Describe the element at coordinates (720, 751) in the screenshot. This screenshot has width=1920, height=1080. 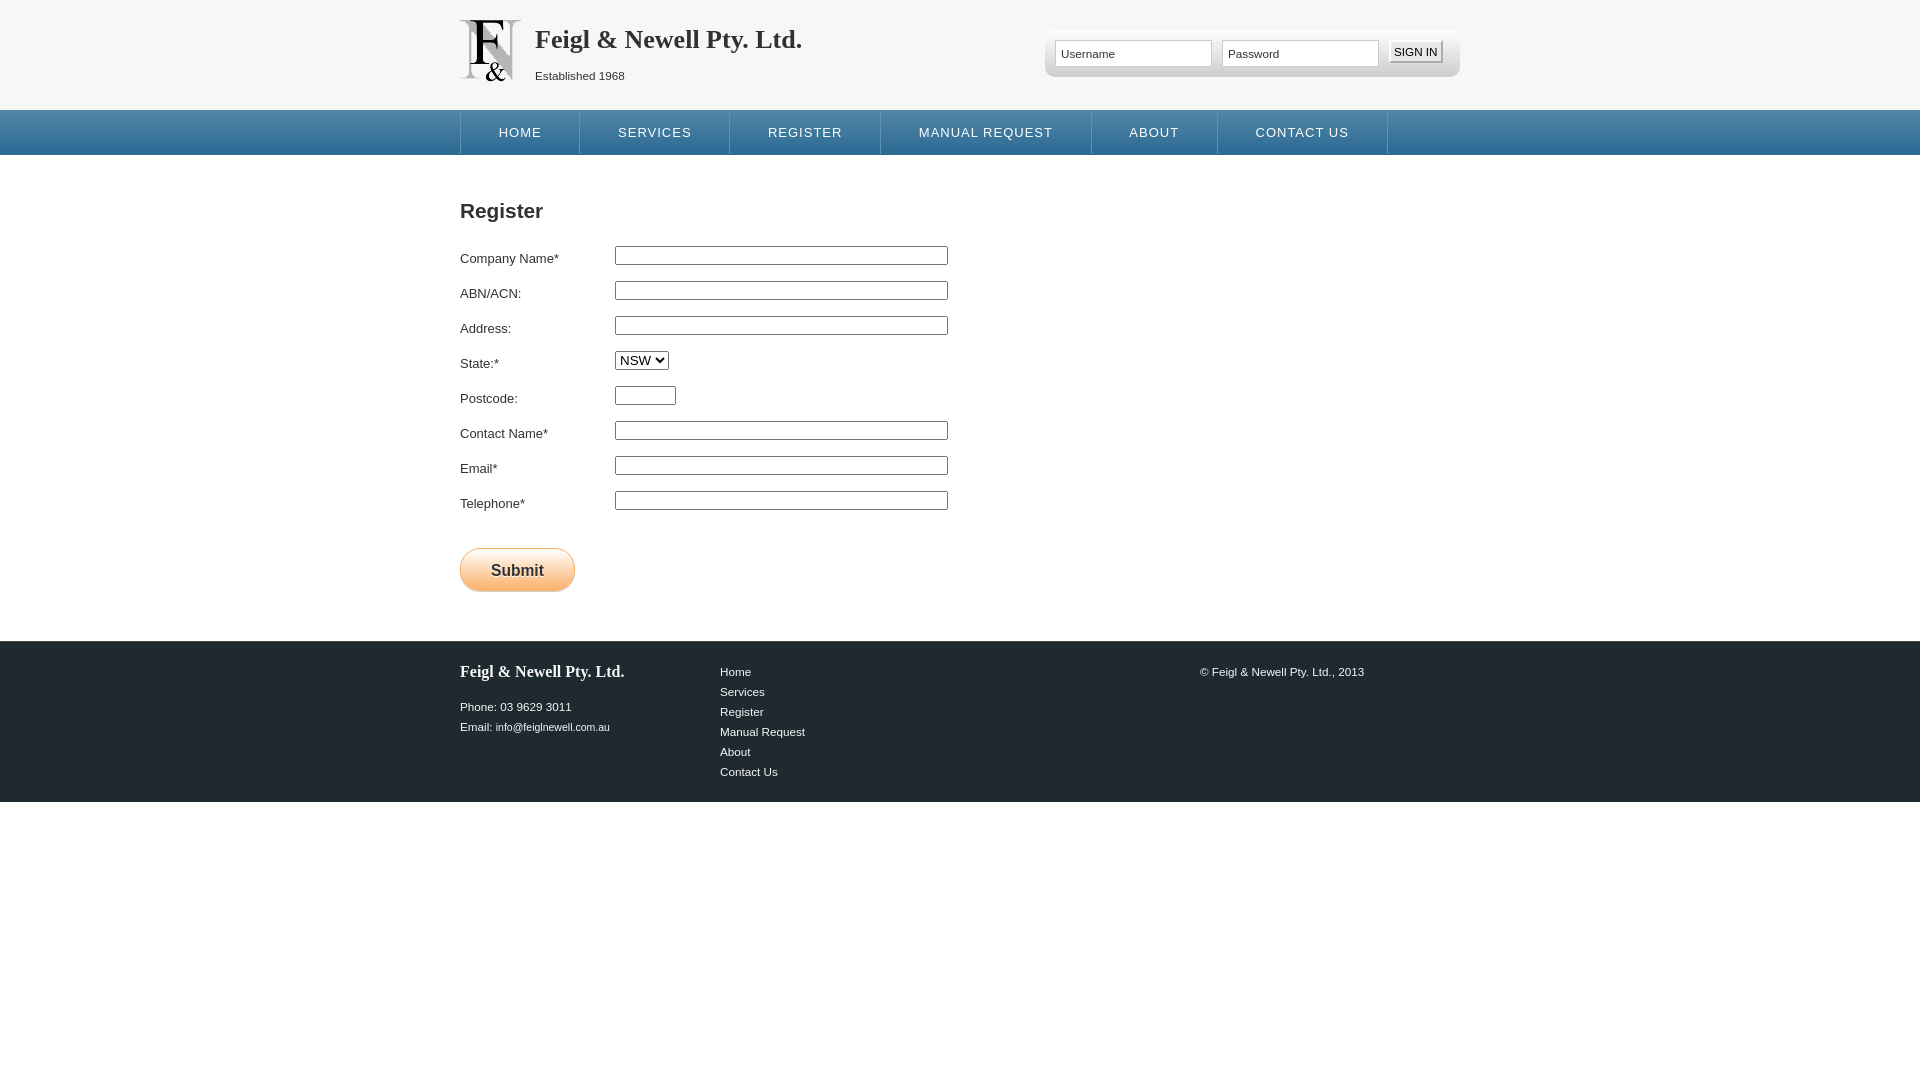
I see `'About'` at that location.